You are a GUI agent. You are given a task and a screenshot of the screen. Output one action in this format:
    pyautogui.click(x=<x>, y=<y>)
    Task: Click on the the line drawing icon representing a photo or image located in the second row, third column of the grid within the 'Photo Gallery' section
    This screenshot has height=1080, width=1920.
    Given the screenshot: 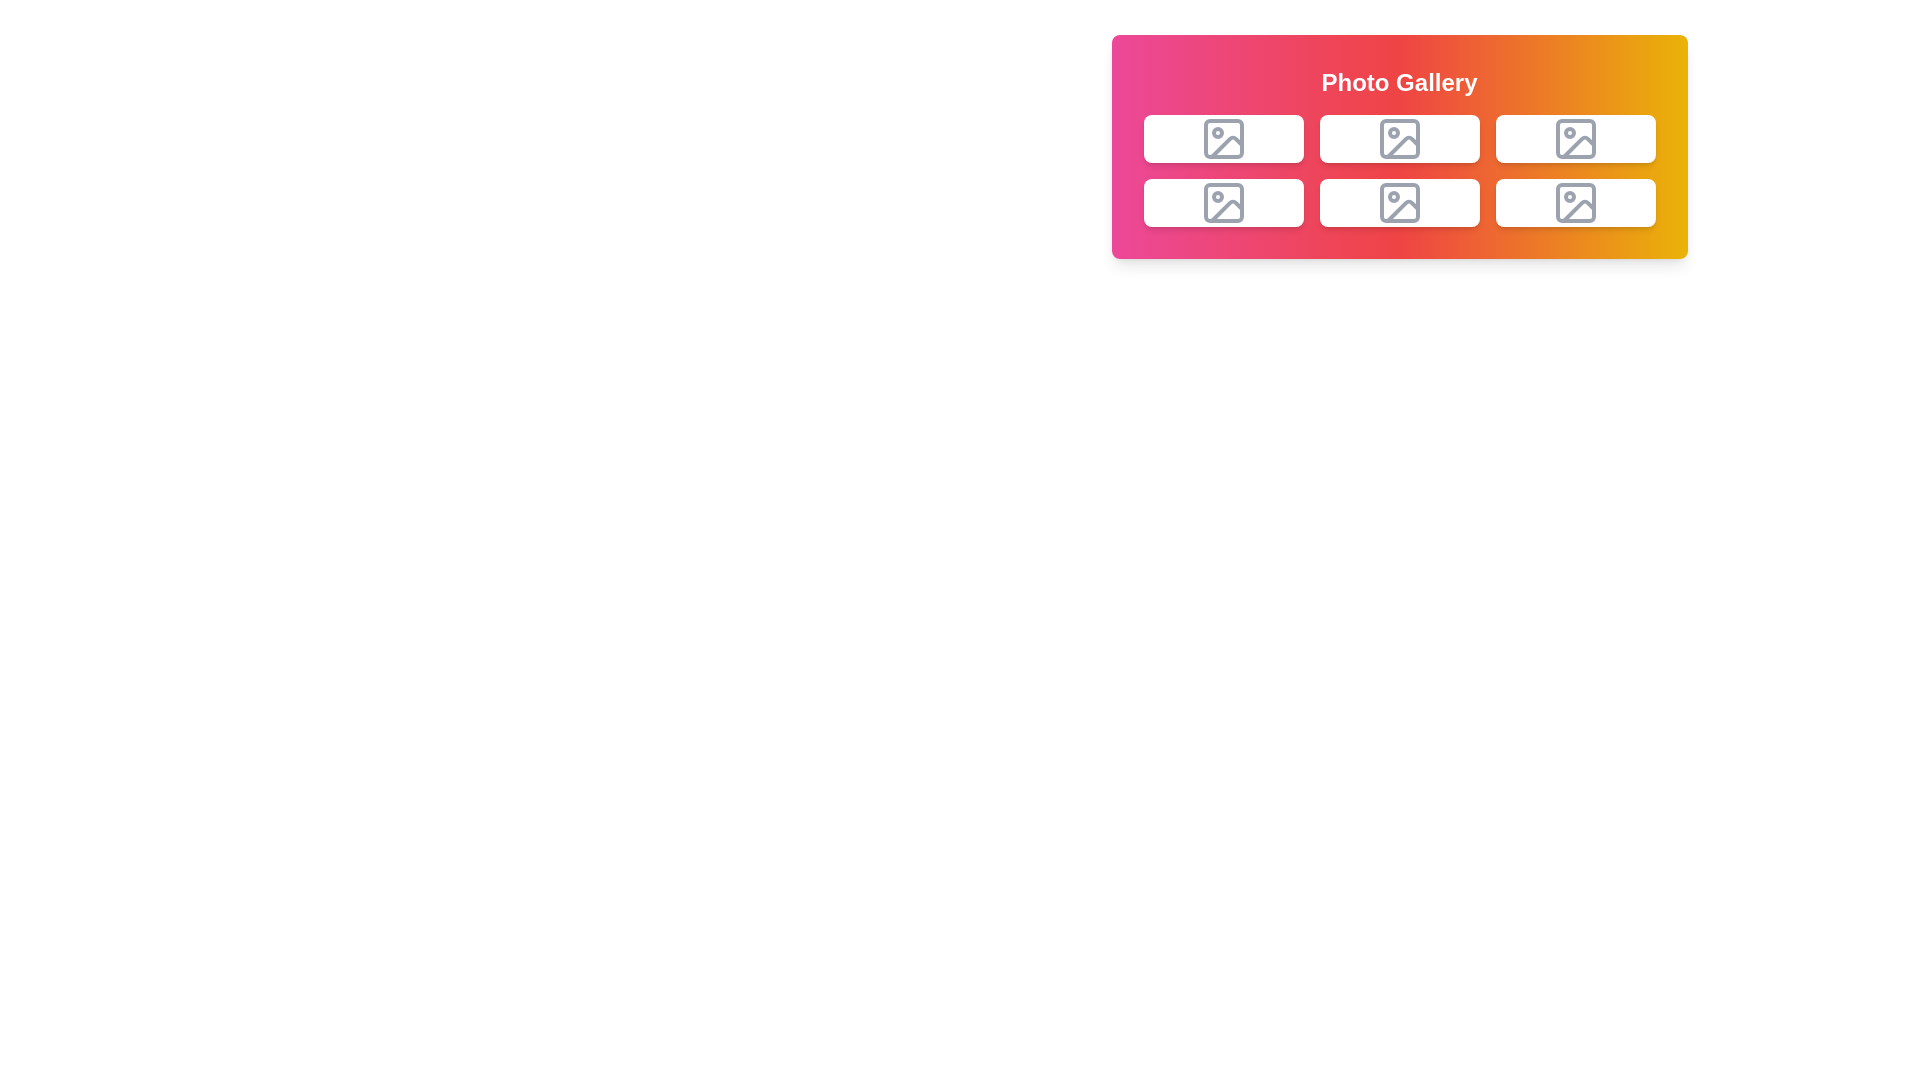 What is the action you would take?
    pyautogui.click(x=1398, y=203)
    